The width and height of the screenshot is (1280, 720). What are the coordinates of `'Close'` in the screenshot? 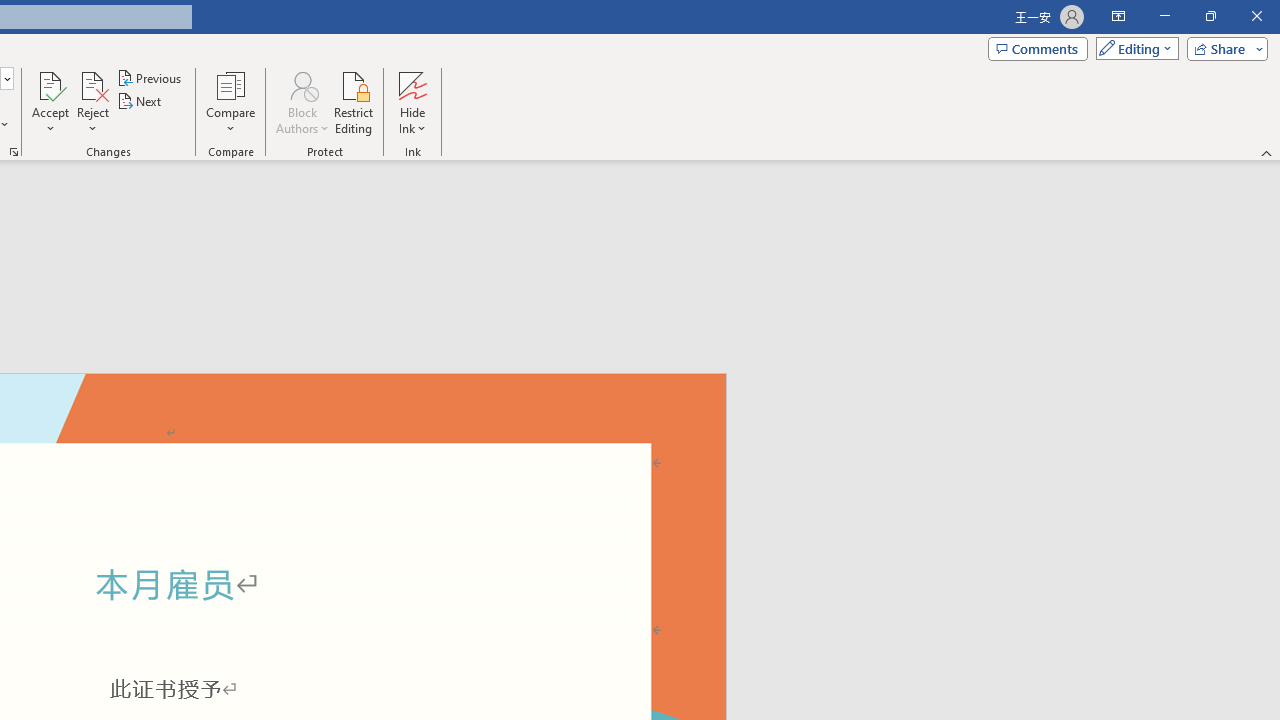 It's located at (1255, 16).